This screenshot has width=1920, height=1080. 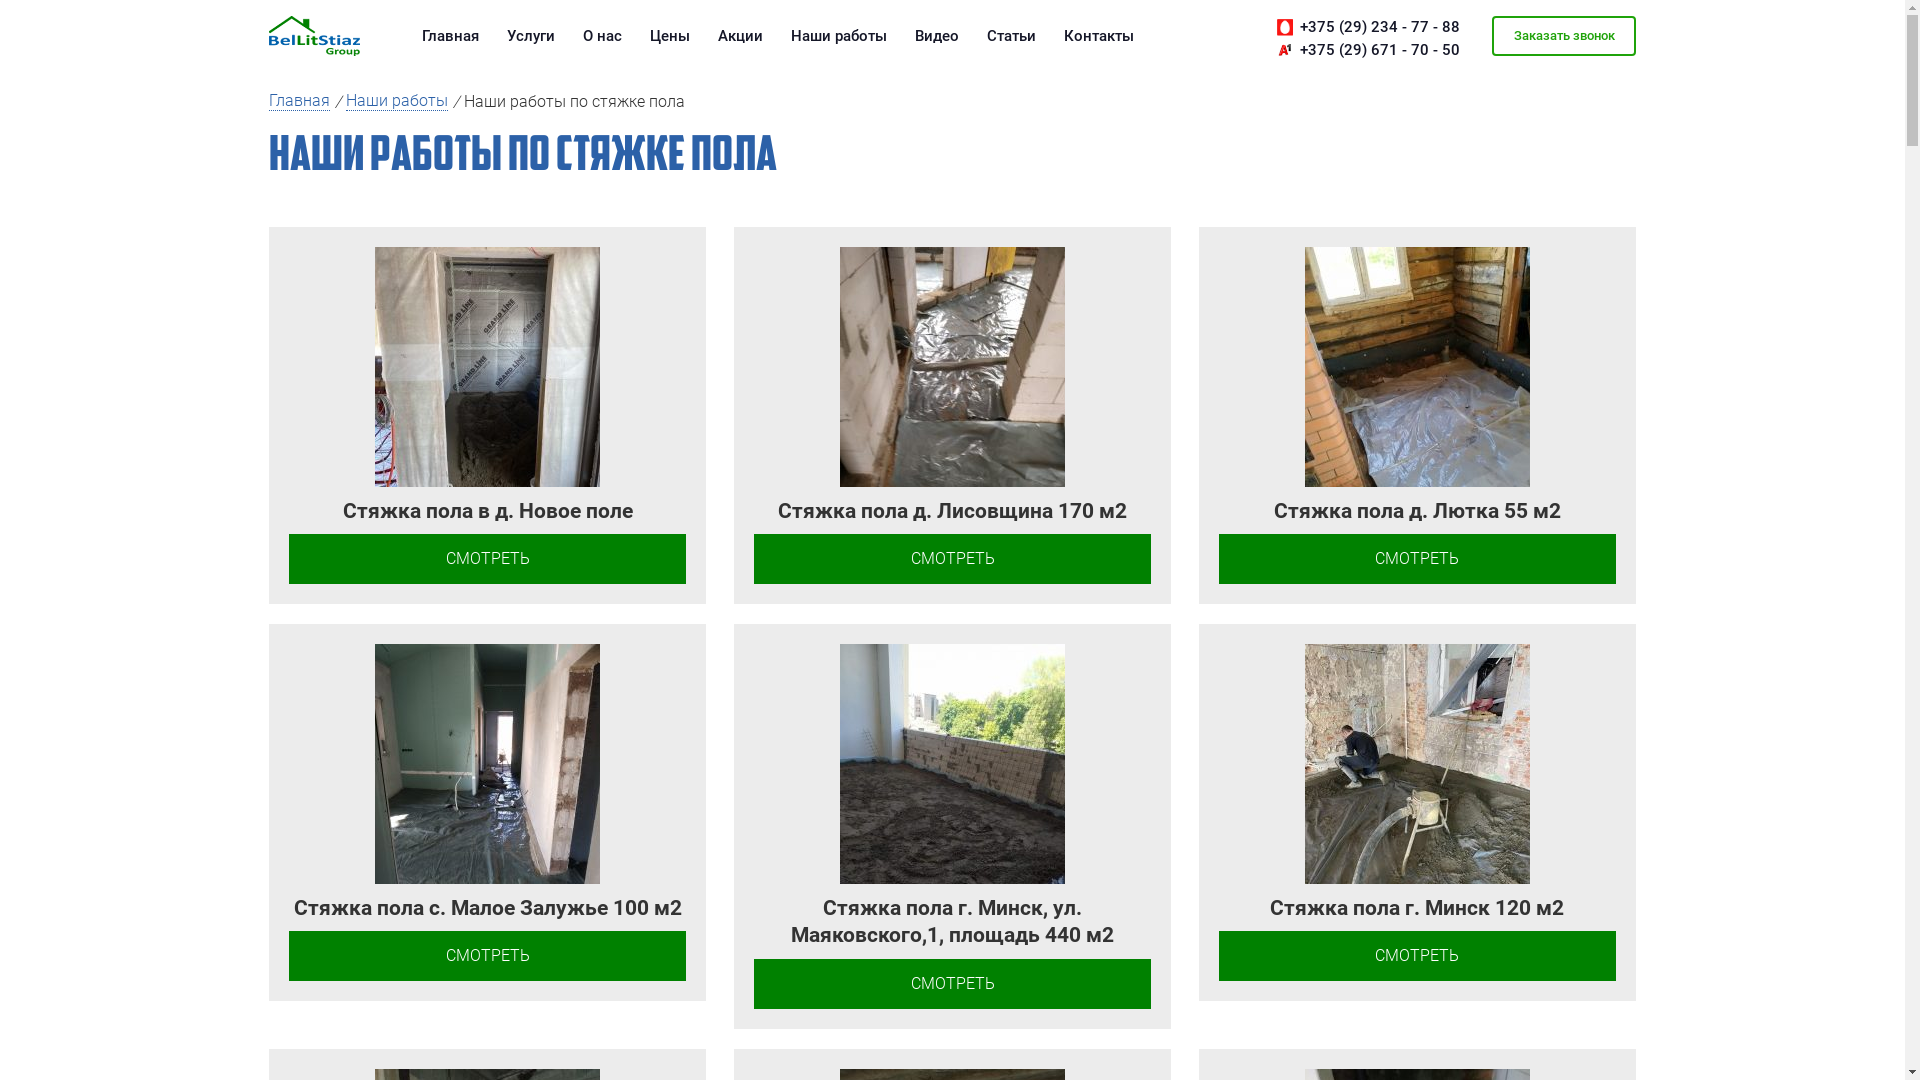 I want to click on '+375 (29) 234 - 77 - 88', so click(x=1300, y=27).